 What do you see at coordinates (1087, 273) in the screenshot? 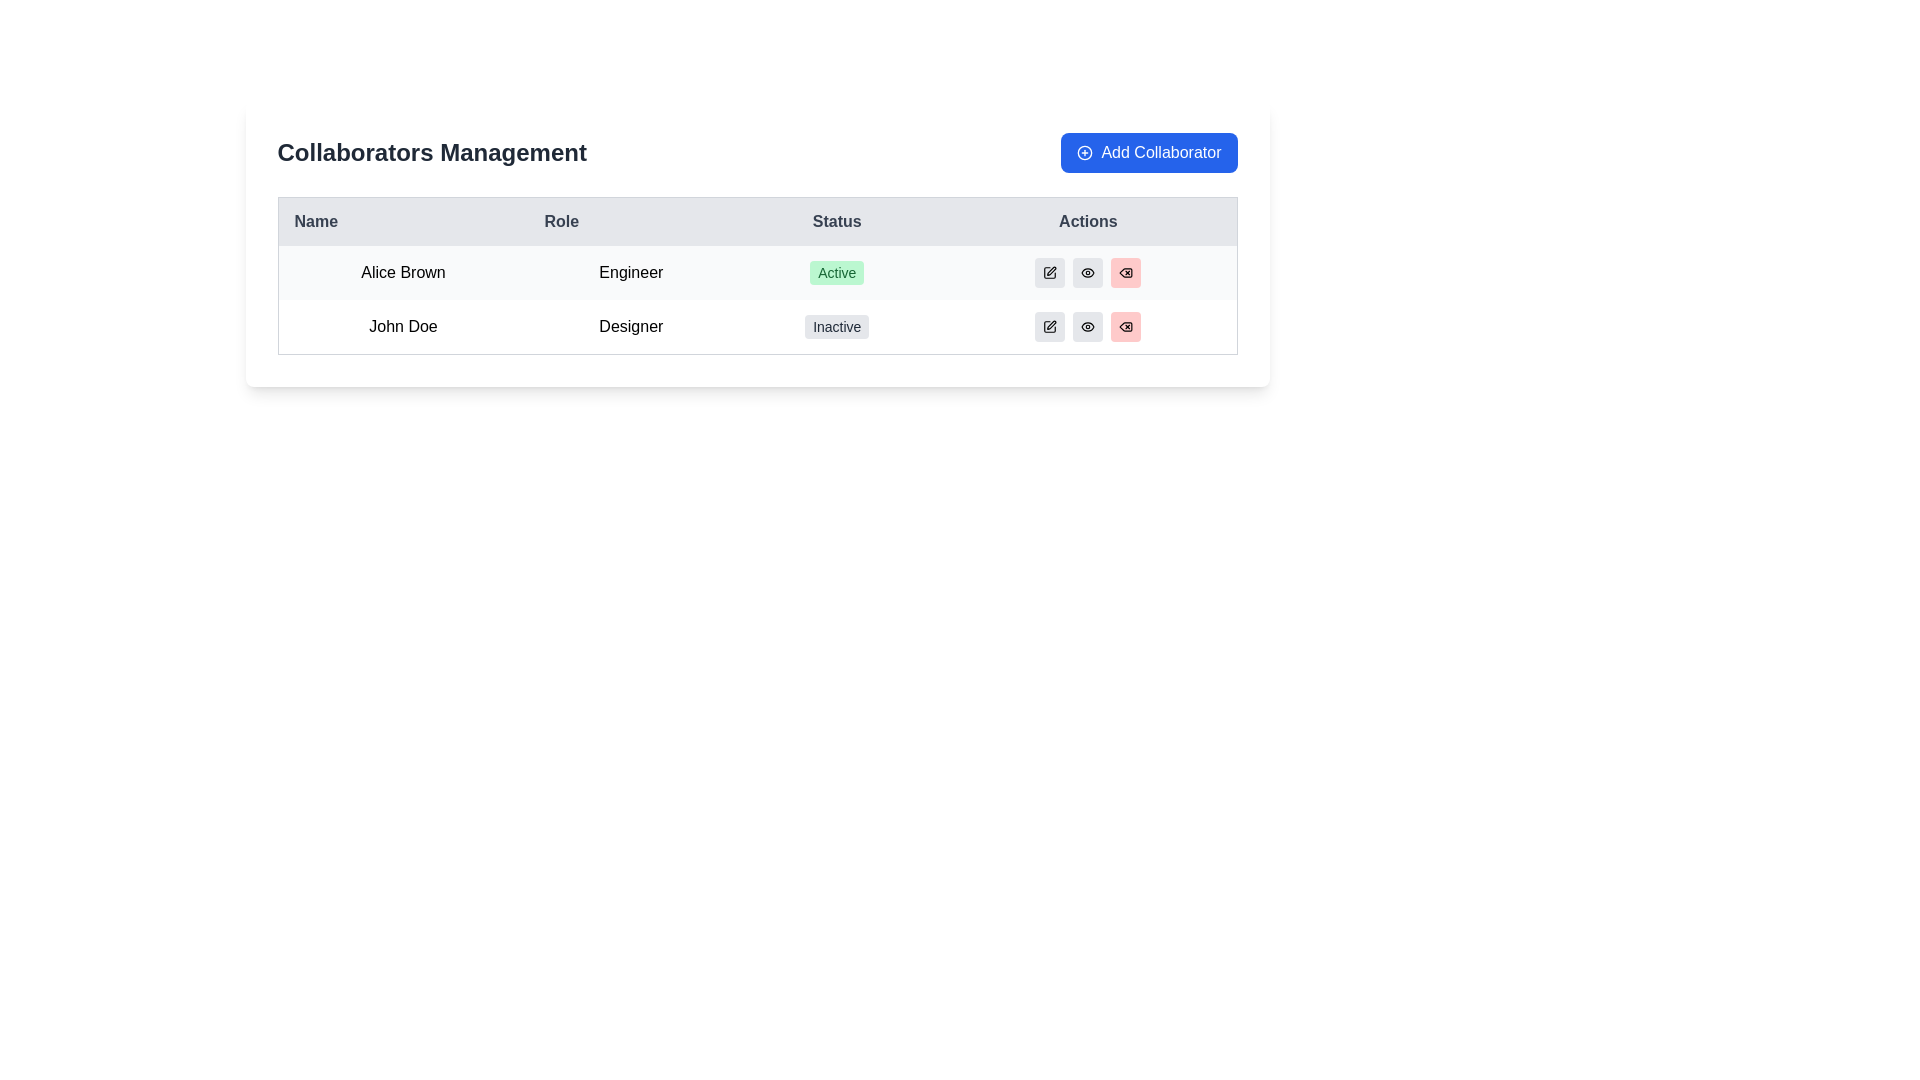
I see `the group of interactive buttons in the 'Actions' column` at bounding box center [1087, 273].